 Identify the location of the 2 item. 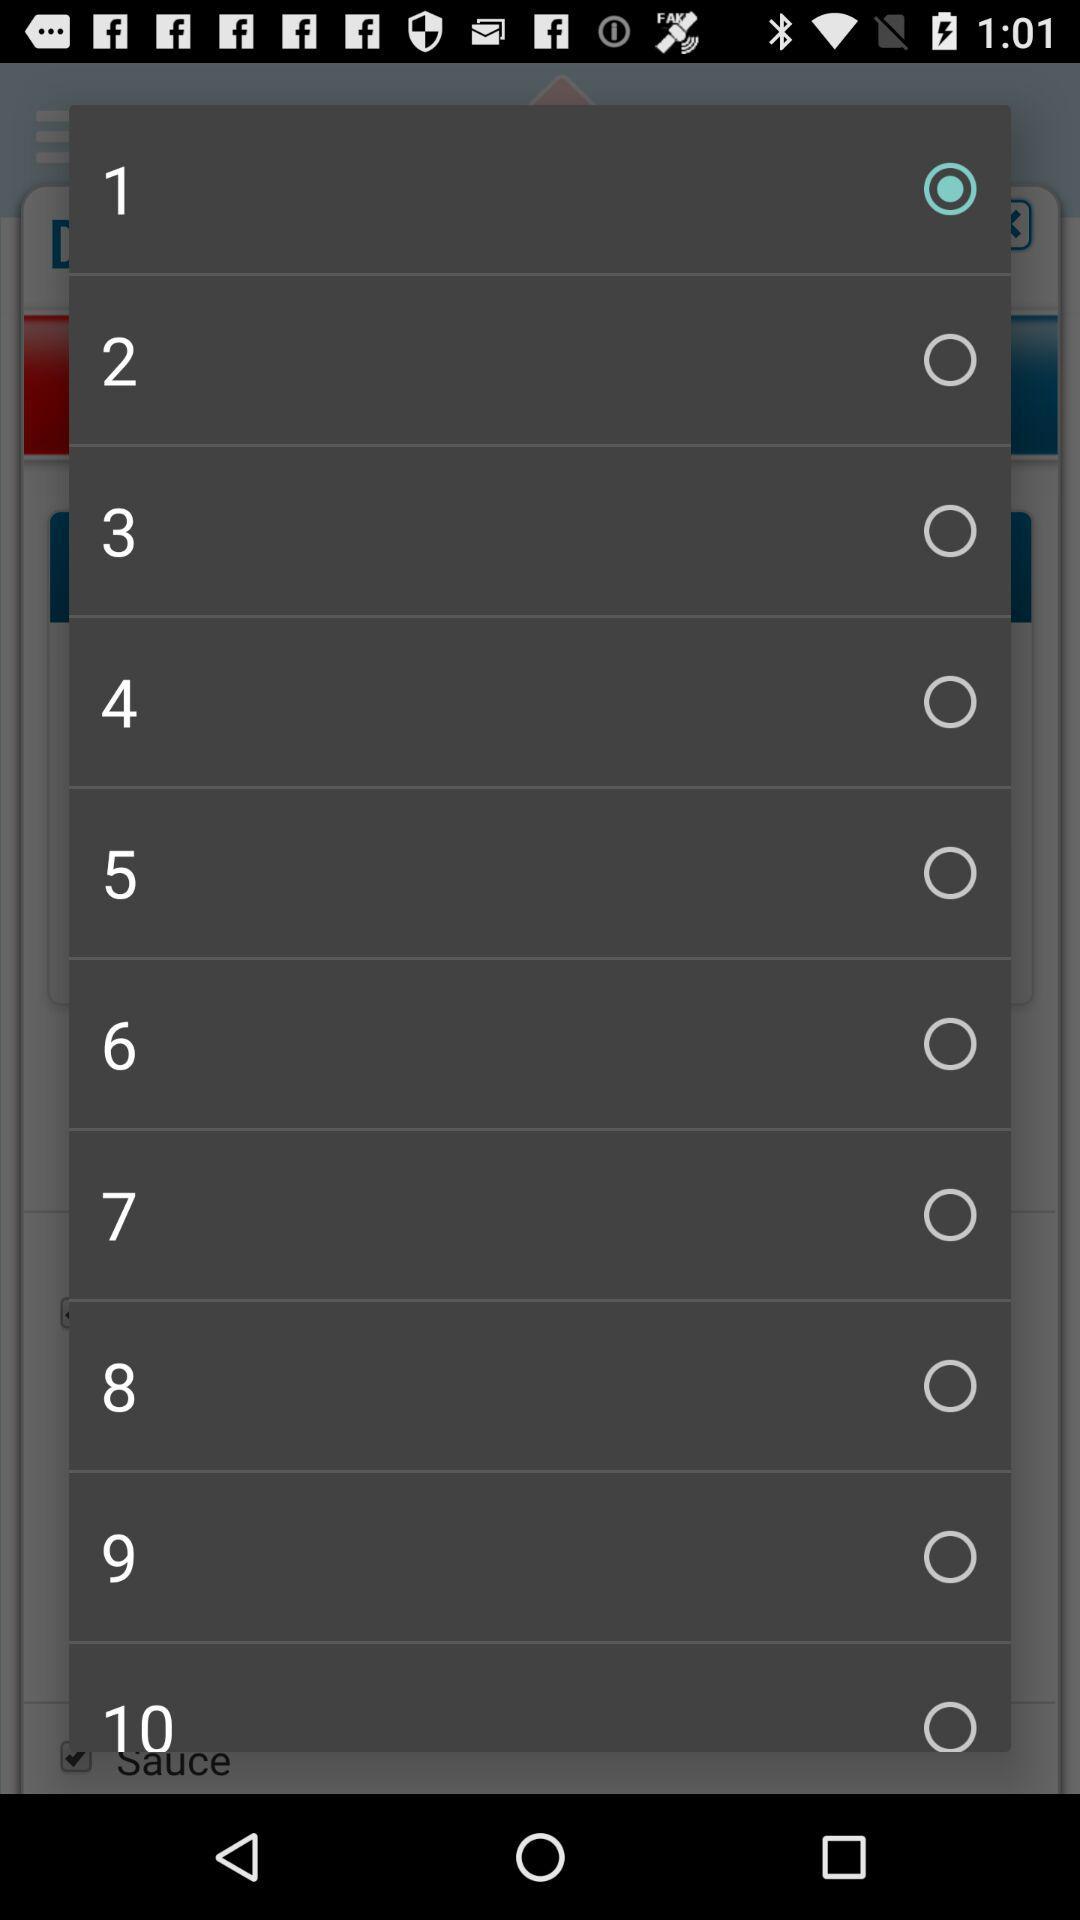
(540, 360).